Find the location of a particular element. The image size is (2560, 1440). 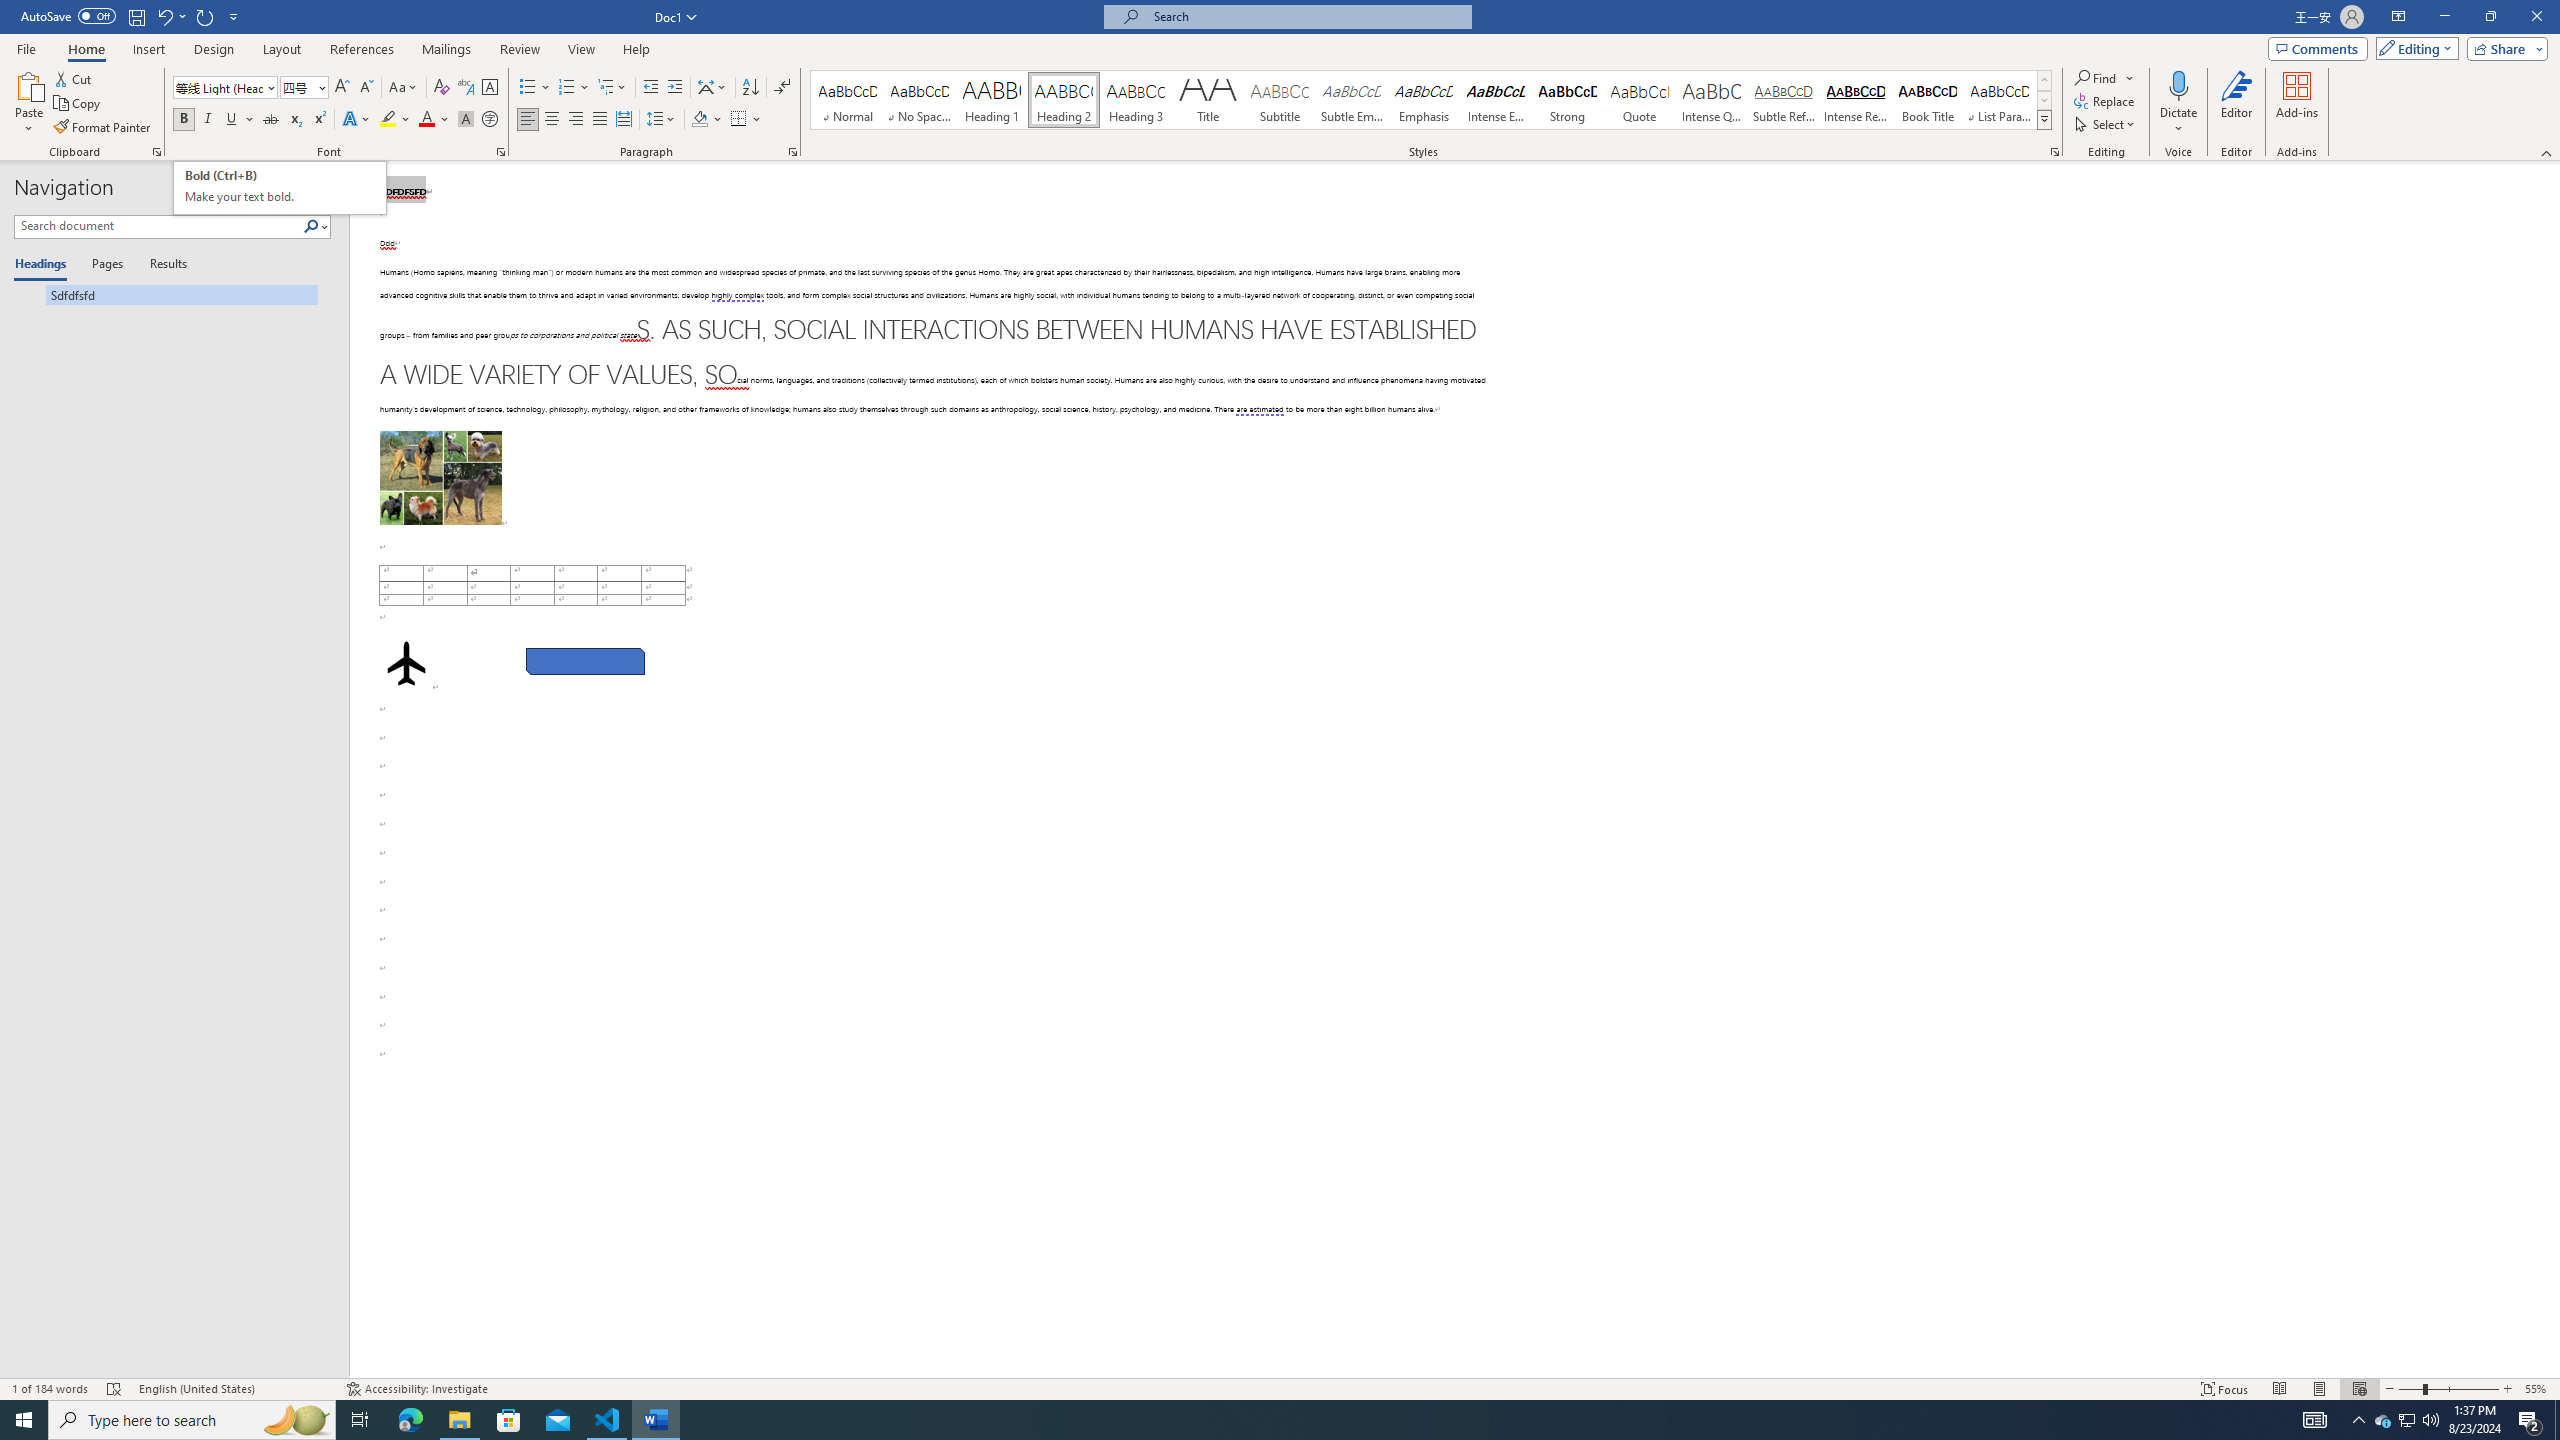

'Mailings' is located at coordinates (445, 49).